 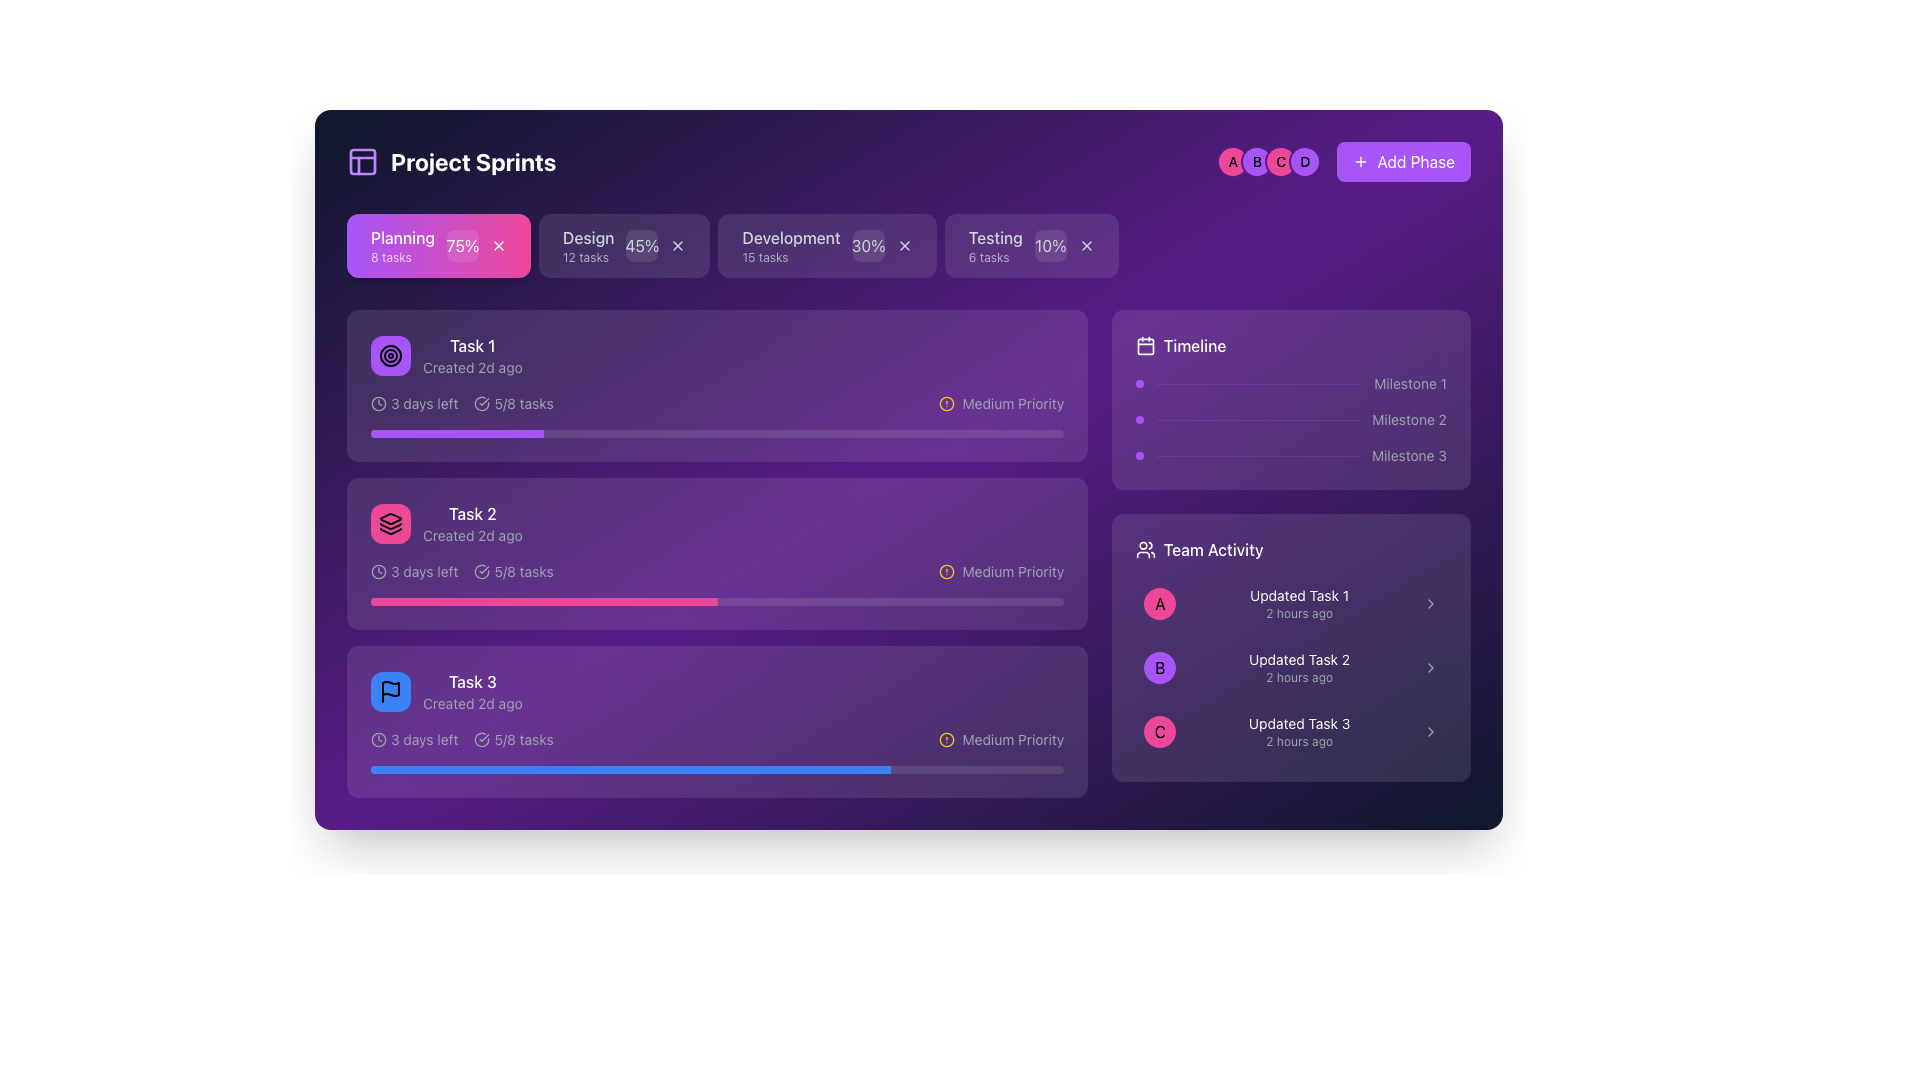 What do you see at coordinates (995, 237) in the screenshot?
I see `the Text label displaying 'Testing' which is styled in white text on a purple background, positioned as the fourth label in a horizontal row of progress phases` at bounding box center [995, 237].